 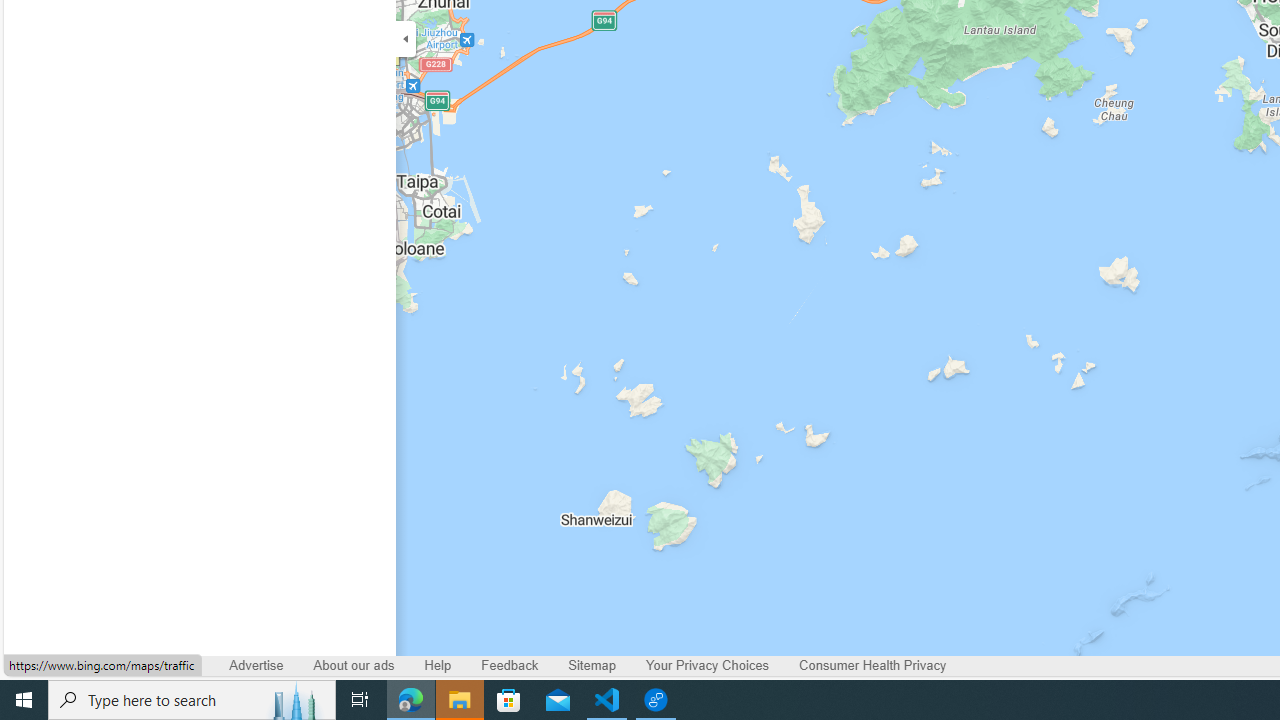 I want to click on 'About our ads', so click(x=354, y=665).